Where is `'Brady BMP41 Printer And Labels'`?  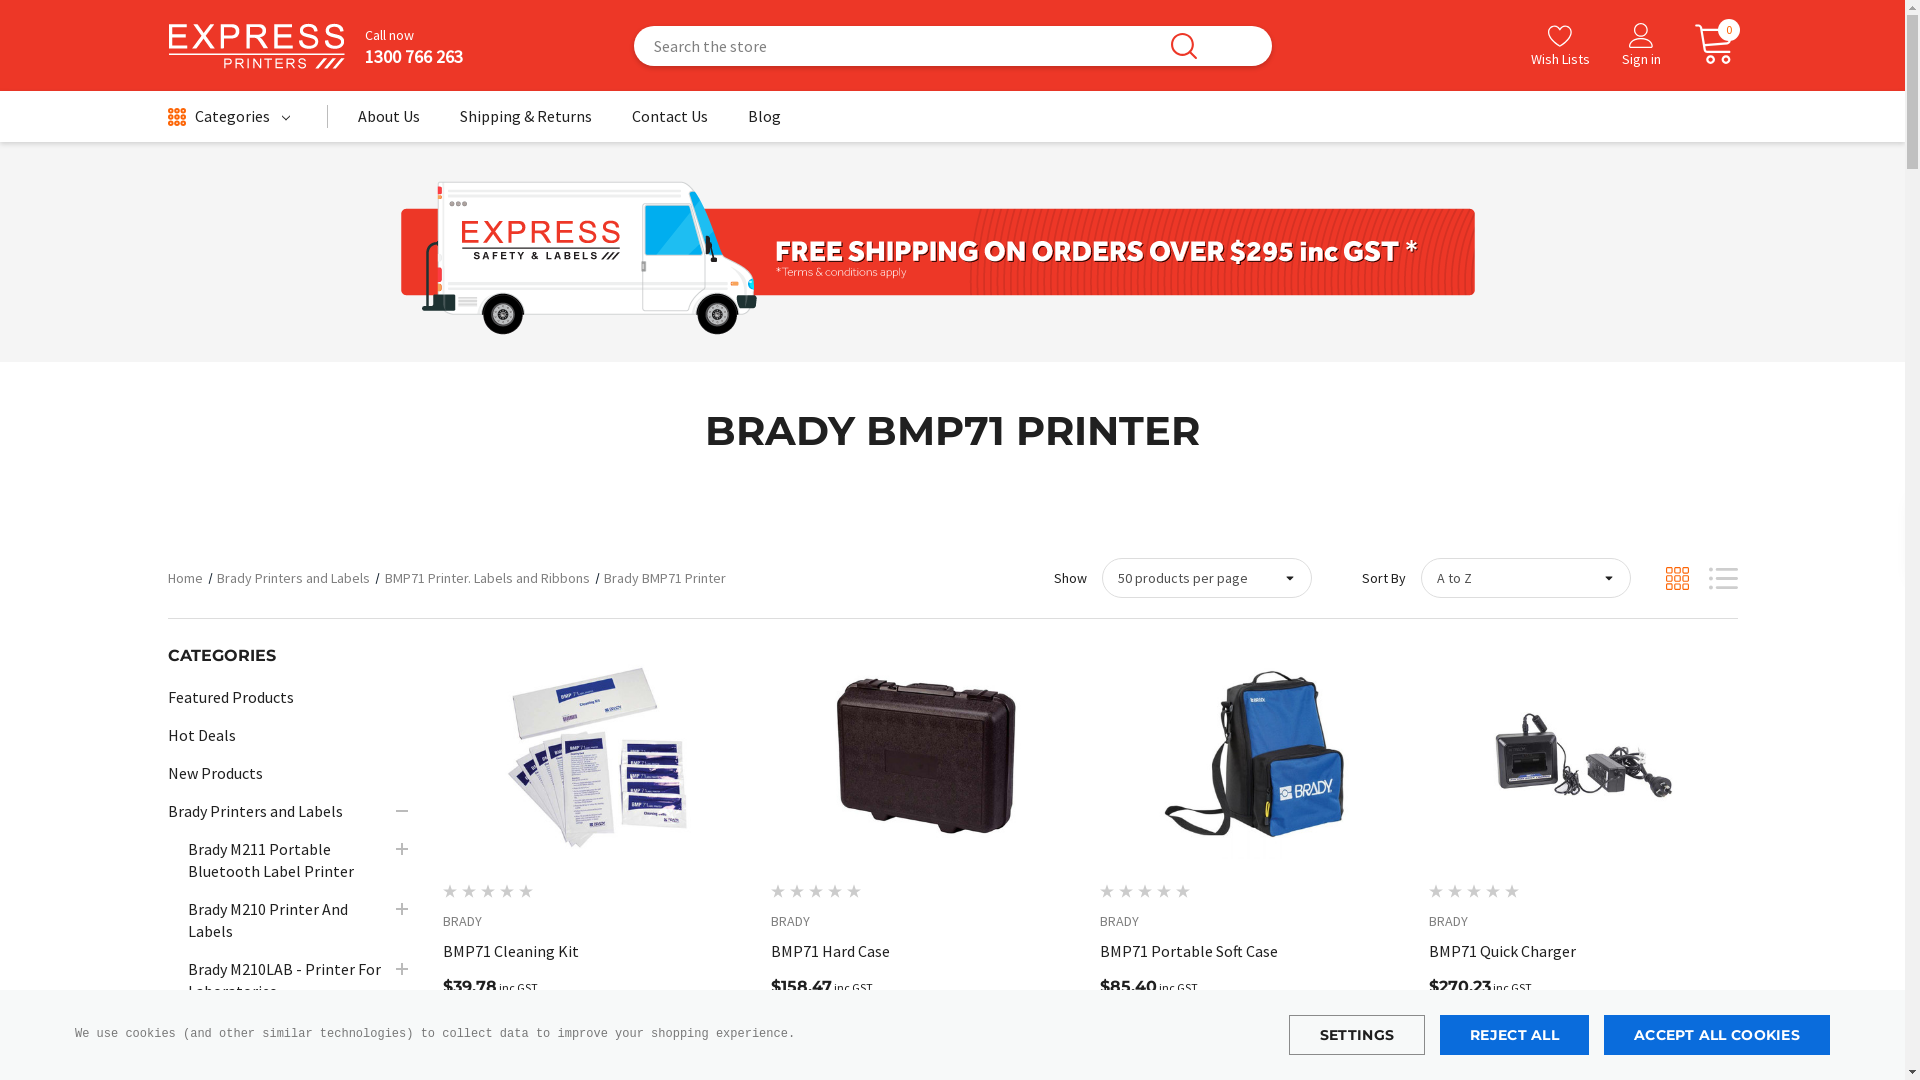 'Brady BMP41 Printer And Labels' is located at coordinates (187, 1039).